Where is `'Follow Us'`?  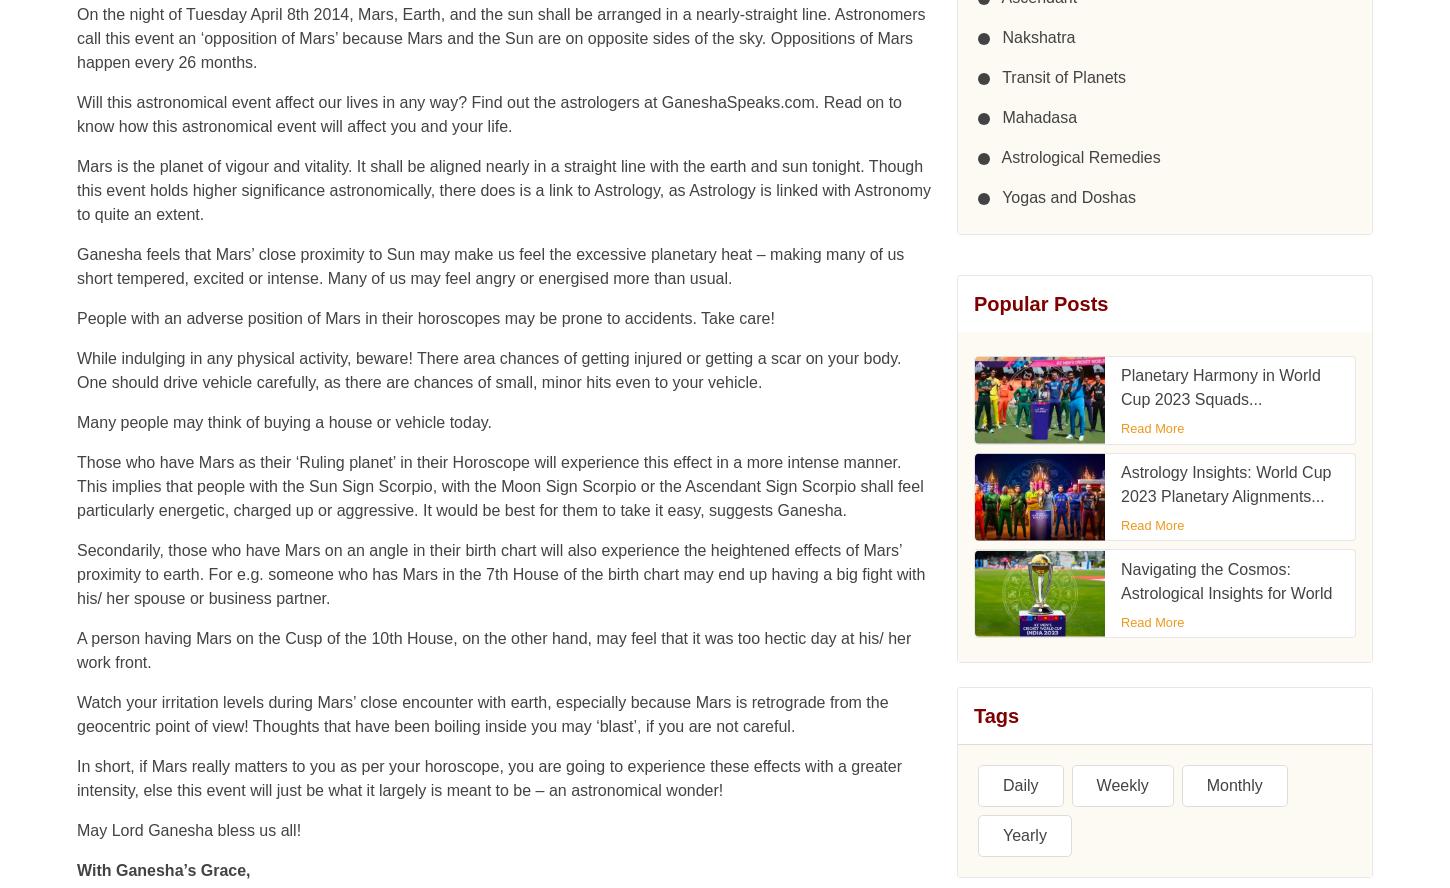
'Follow Us' is located at coordinates (973, 296).